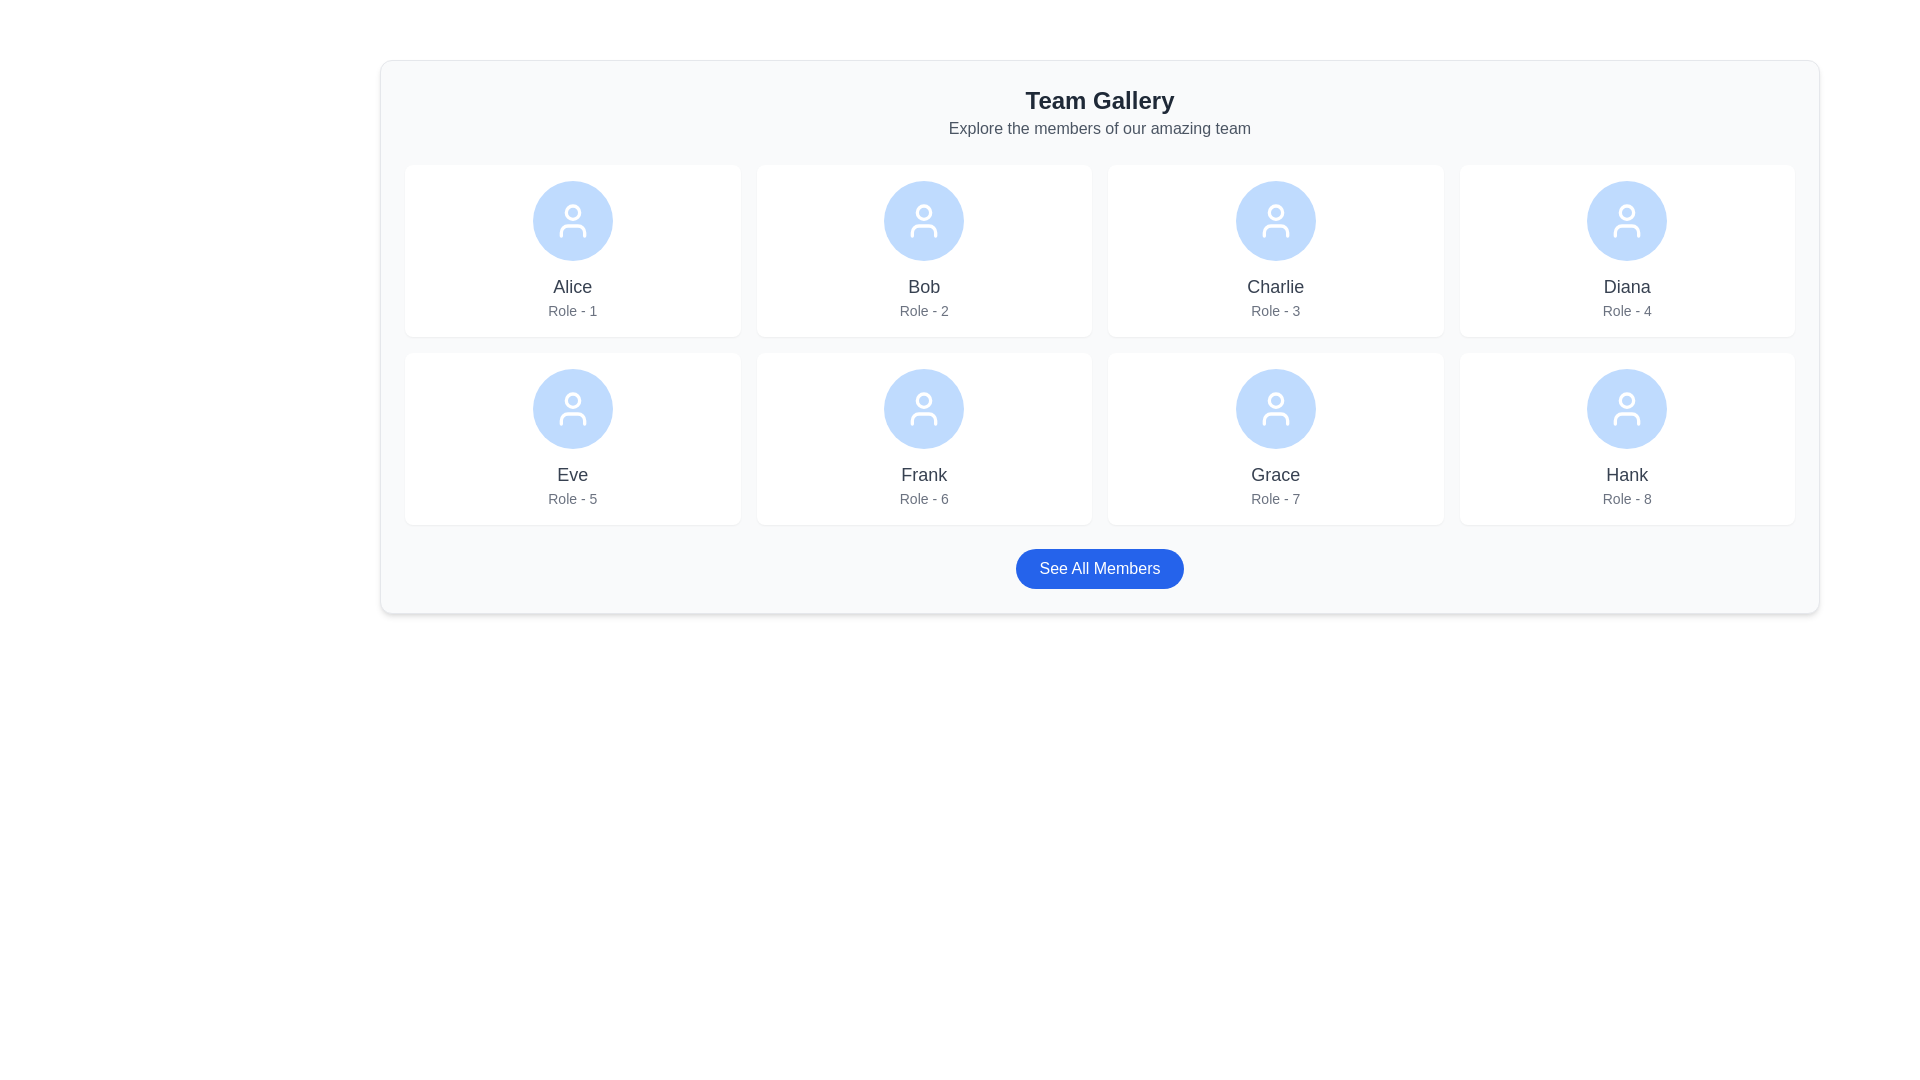  I want to click on the appearance of the Avatar or profile picture for the user named 'Eve' located in the Team Gallery section, so click(571, 407).